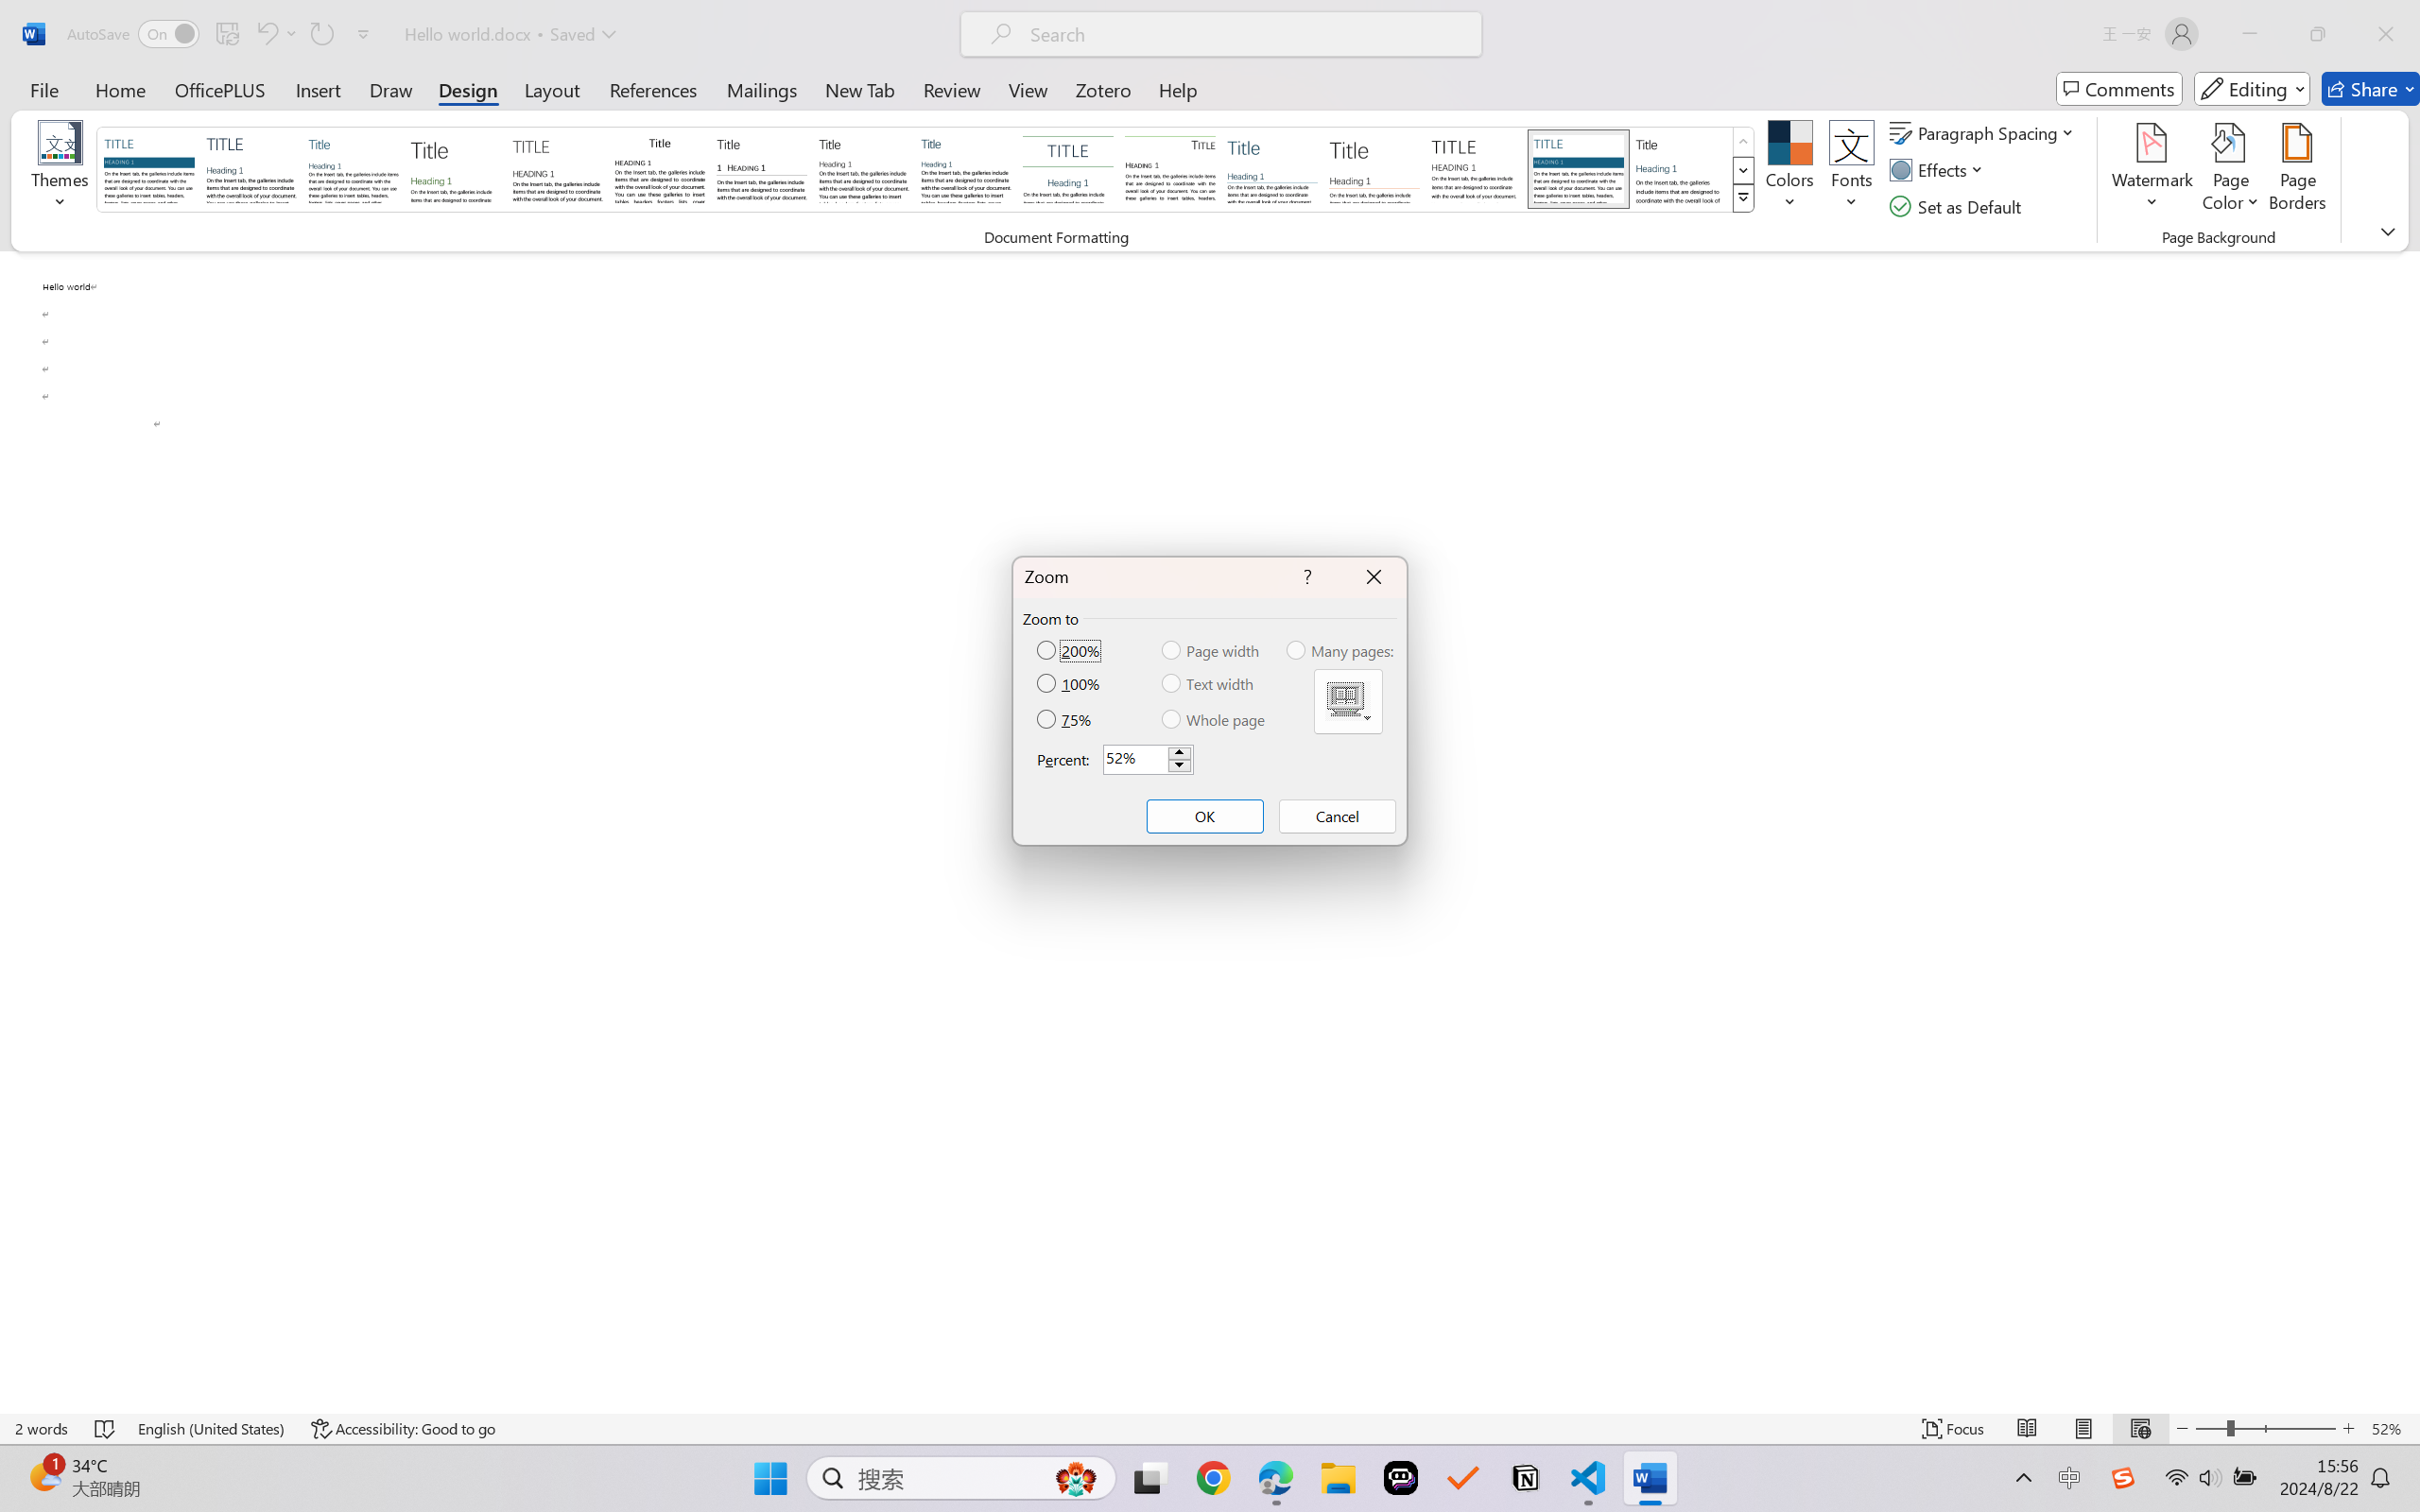 The width and height of the screenshot is (2420, 1512). What do you see at coordinates (133, 33) in the screenshot?
I see `'AutoSave'` at bounding box center [133, 33].